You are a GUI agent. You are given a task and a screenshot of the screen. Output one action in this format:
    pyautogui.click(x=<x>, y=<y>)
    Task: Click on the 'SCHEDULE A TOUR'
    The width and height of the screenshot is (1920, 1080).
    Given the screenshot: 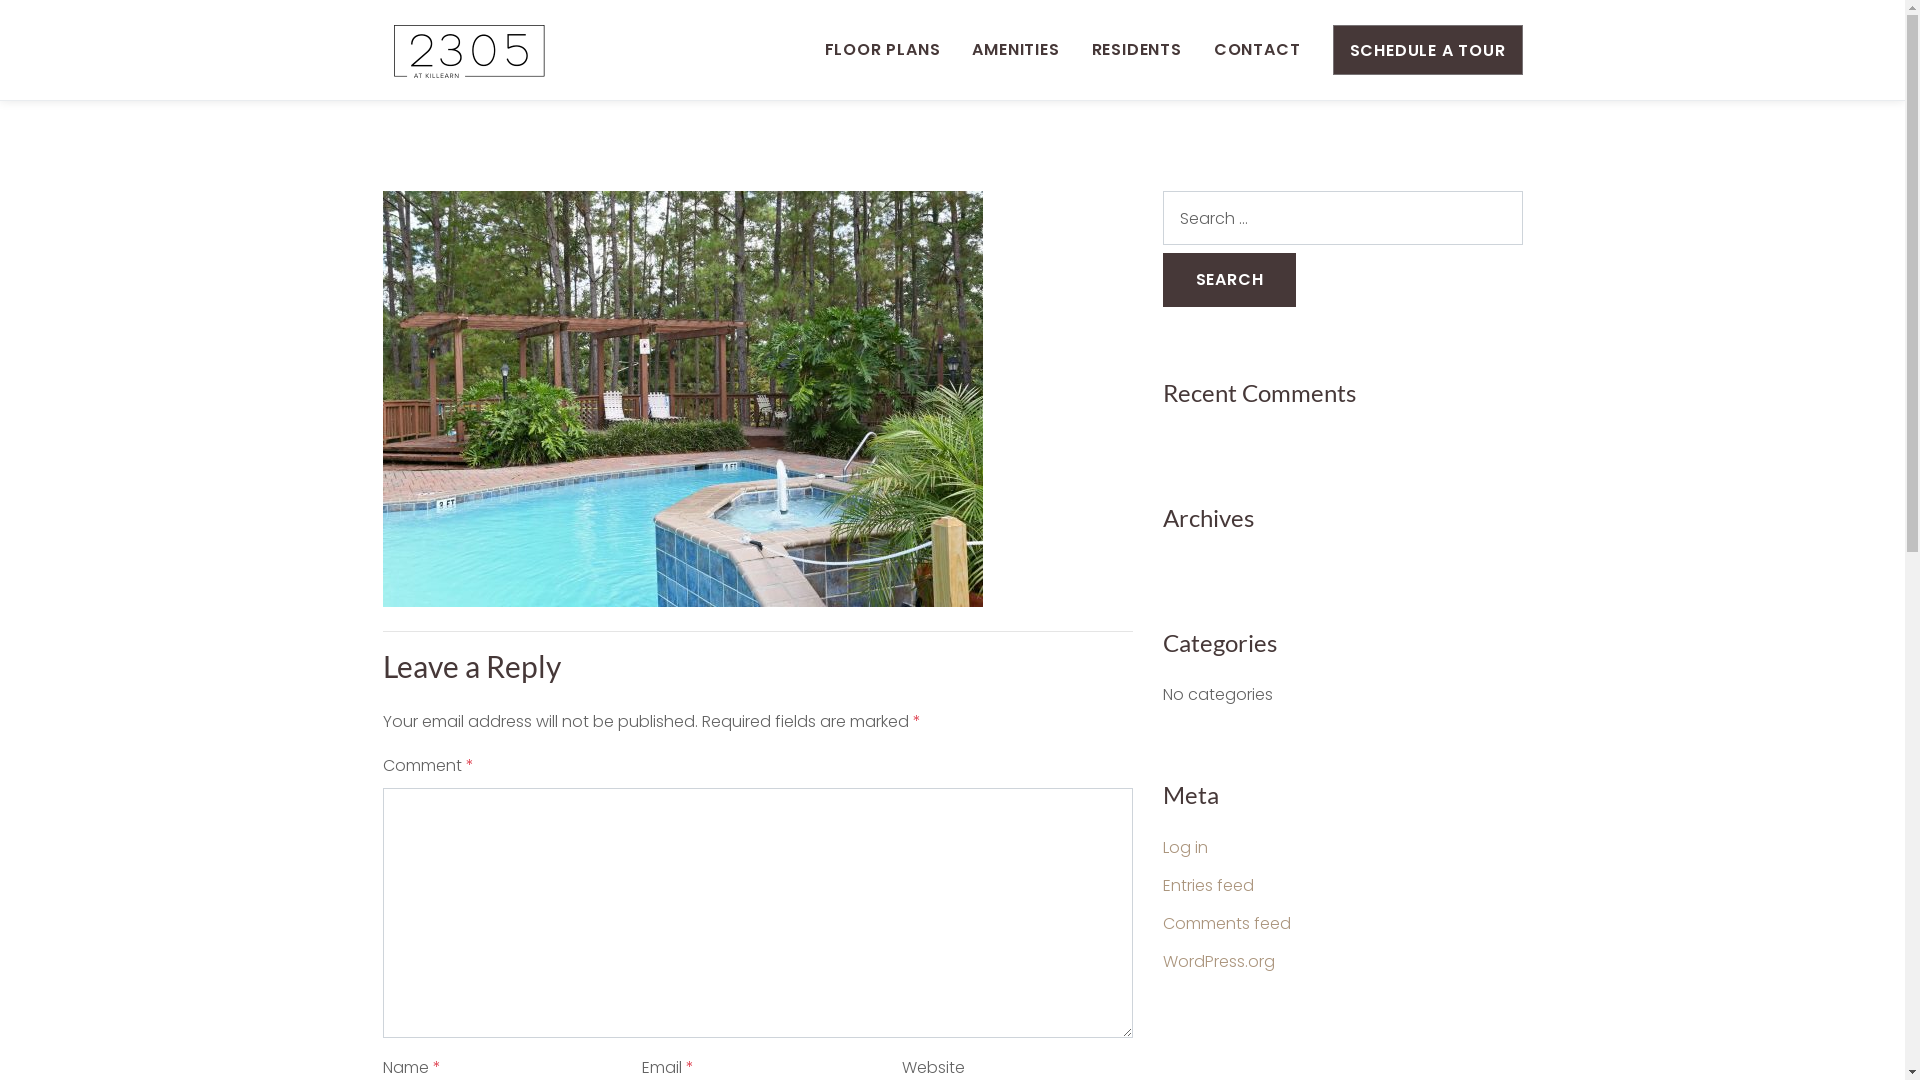 What is the action you would take?
    pyautogui.click(x=1425, y=49)
    